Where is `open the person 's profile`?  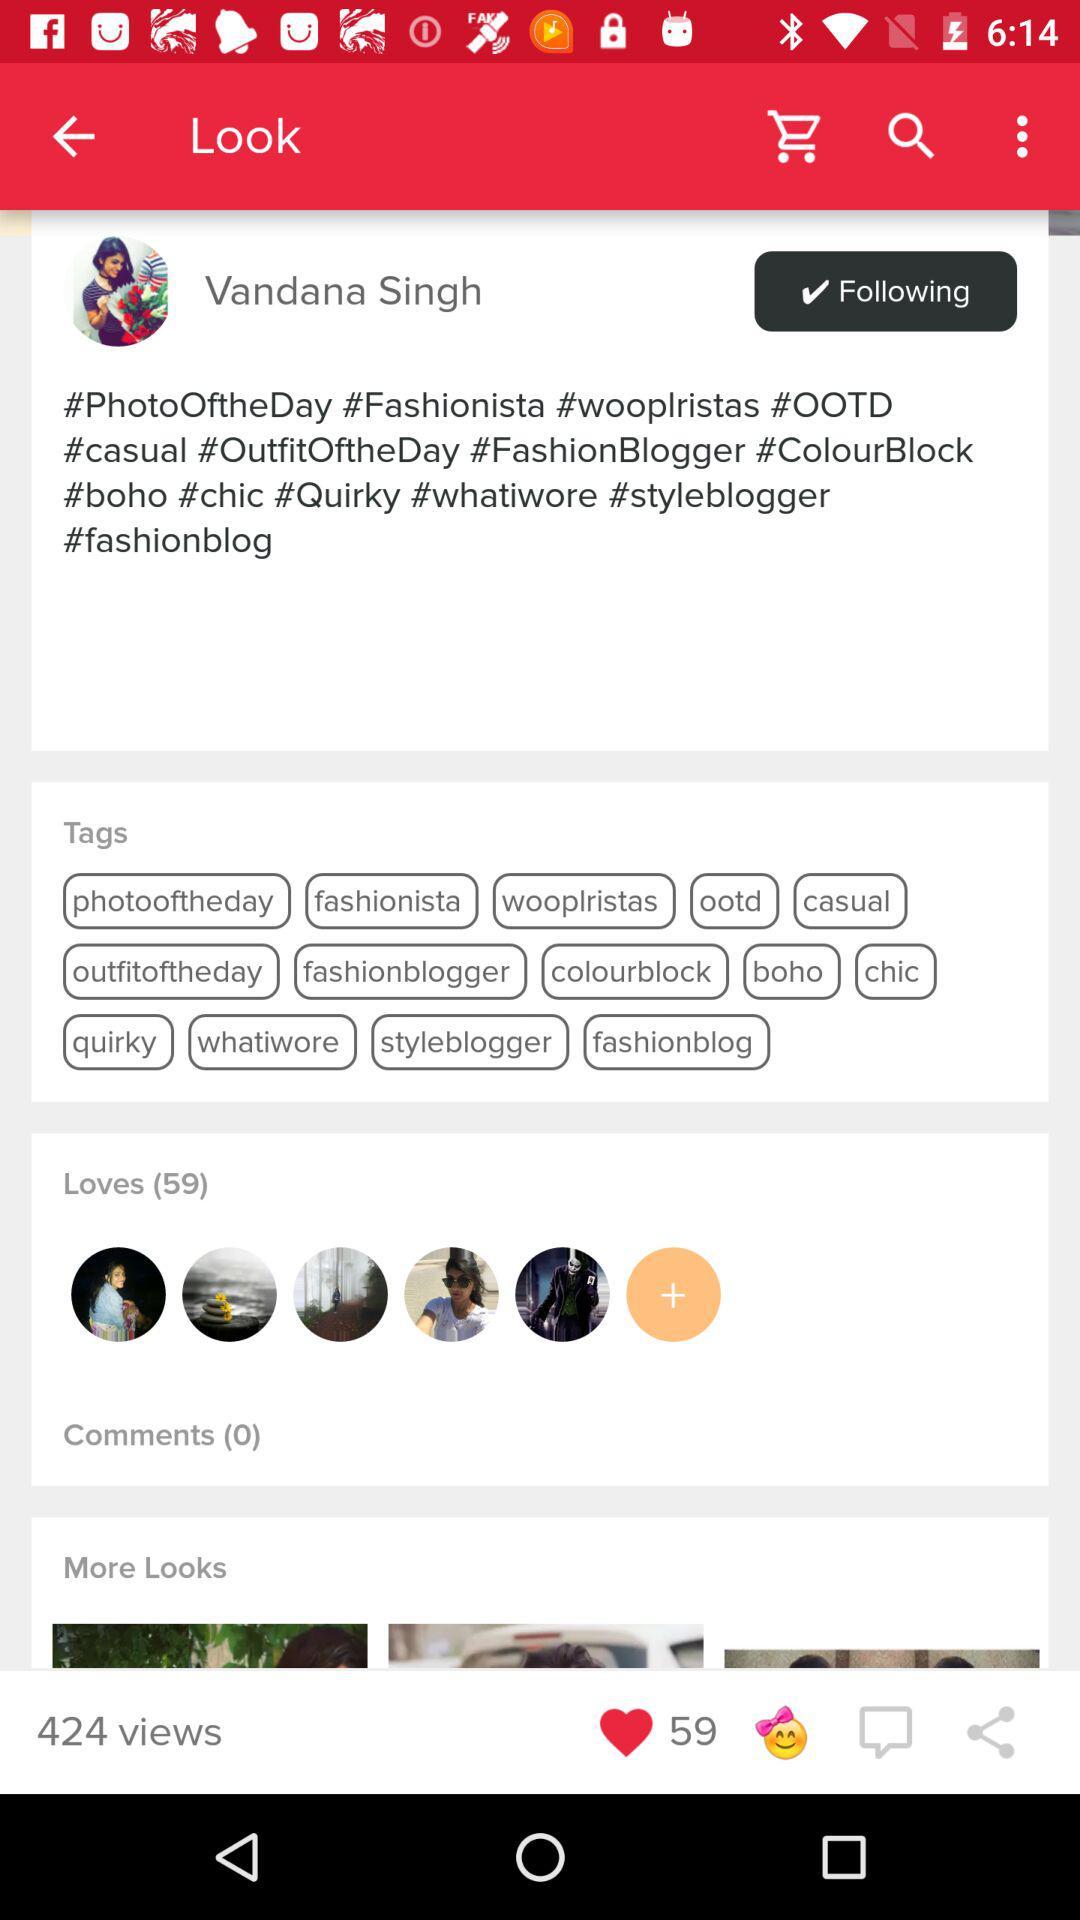 open the person 's profile is located at coordinates (118, 1294).